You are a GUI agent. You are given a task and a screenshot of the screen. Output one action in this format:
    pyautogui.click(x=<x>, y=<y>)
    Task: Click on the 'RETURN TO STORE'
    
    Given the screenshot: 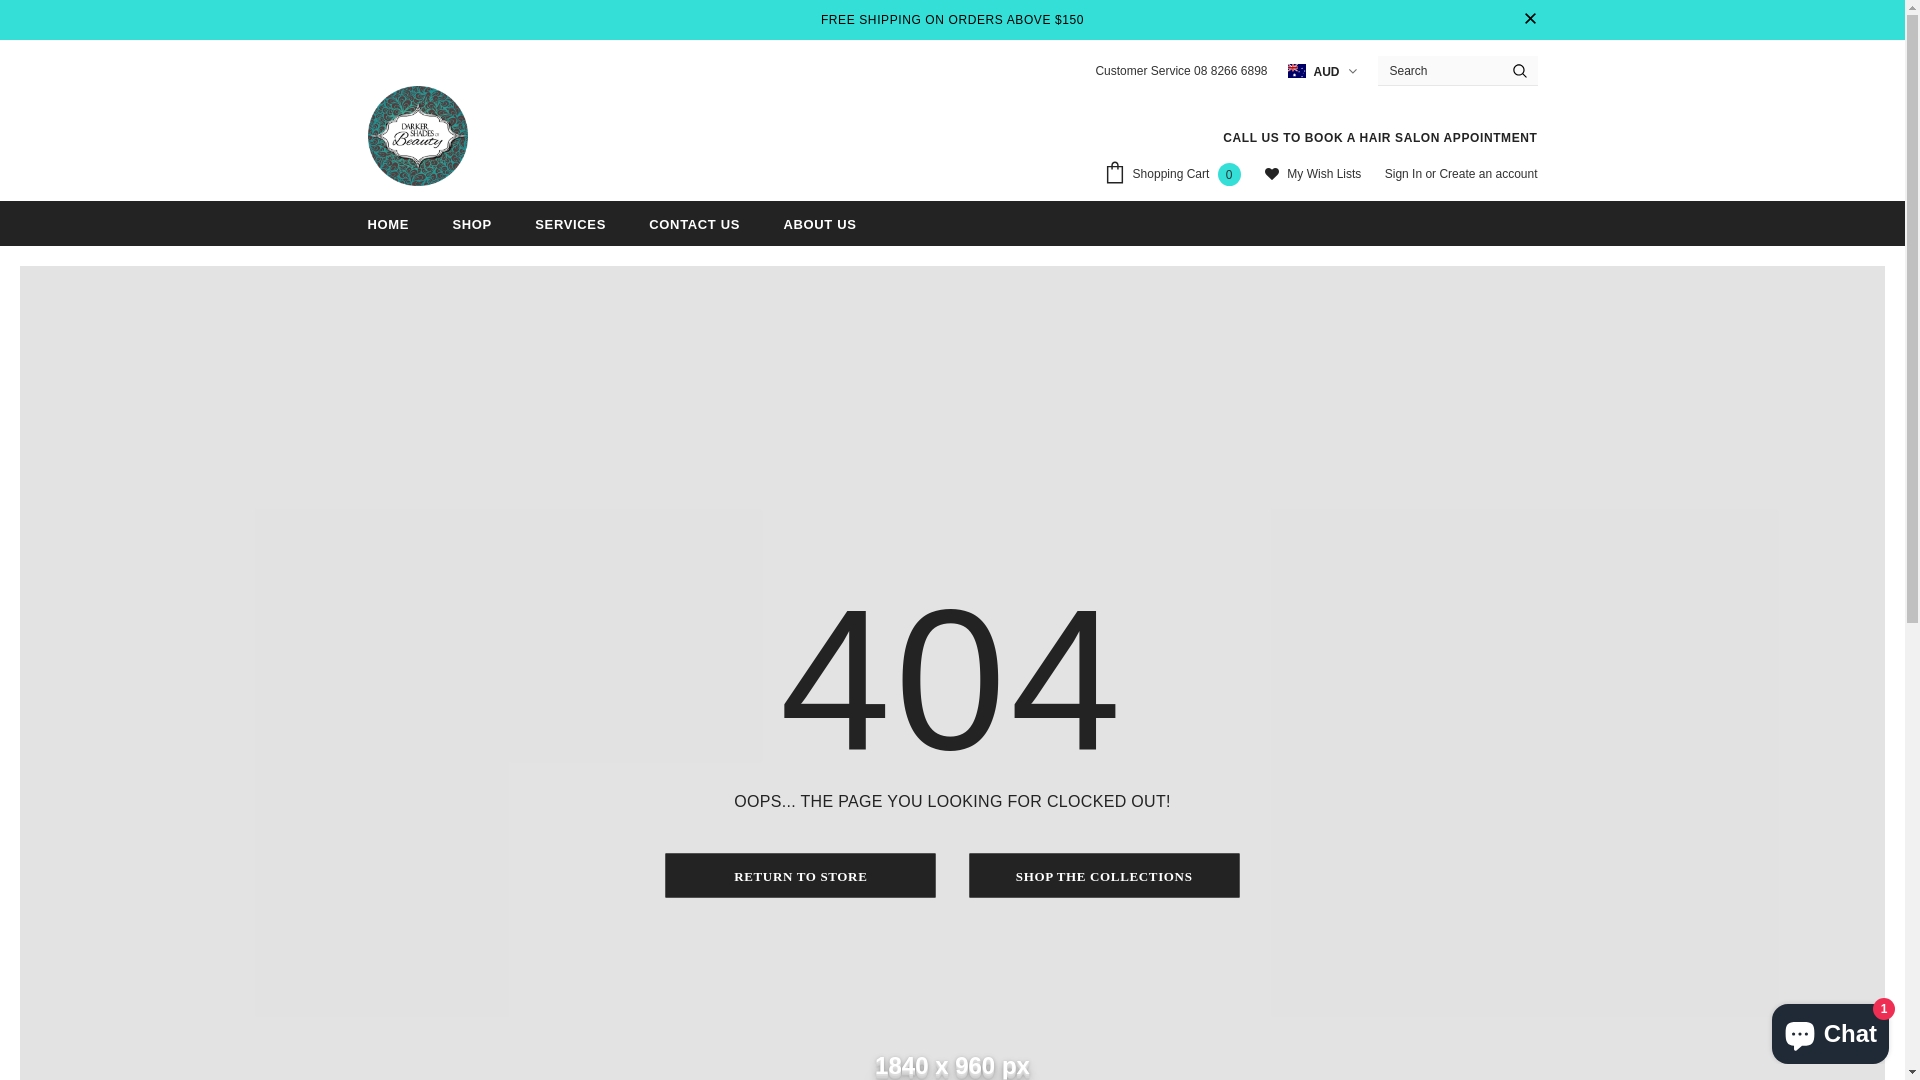 What is the action you would take?
    pyautogui.click(x=801, y=874)
    